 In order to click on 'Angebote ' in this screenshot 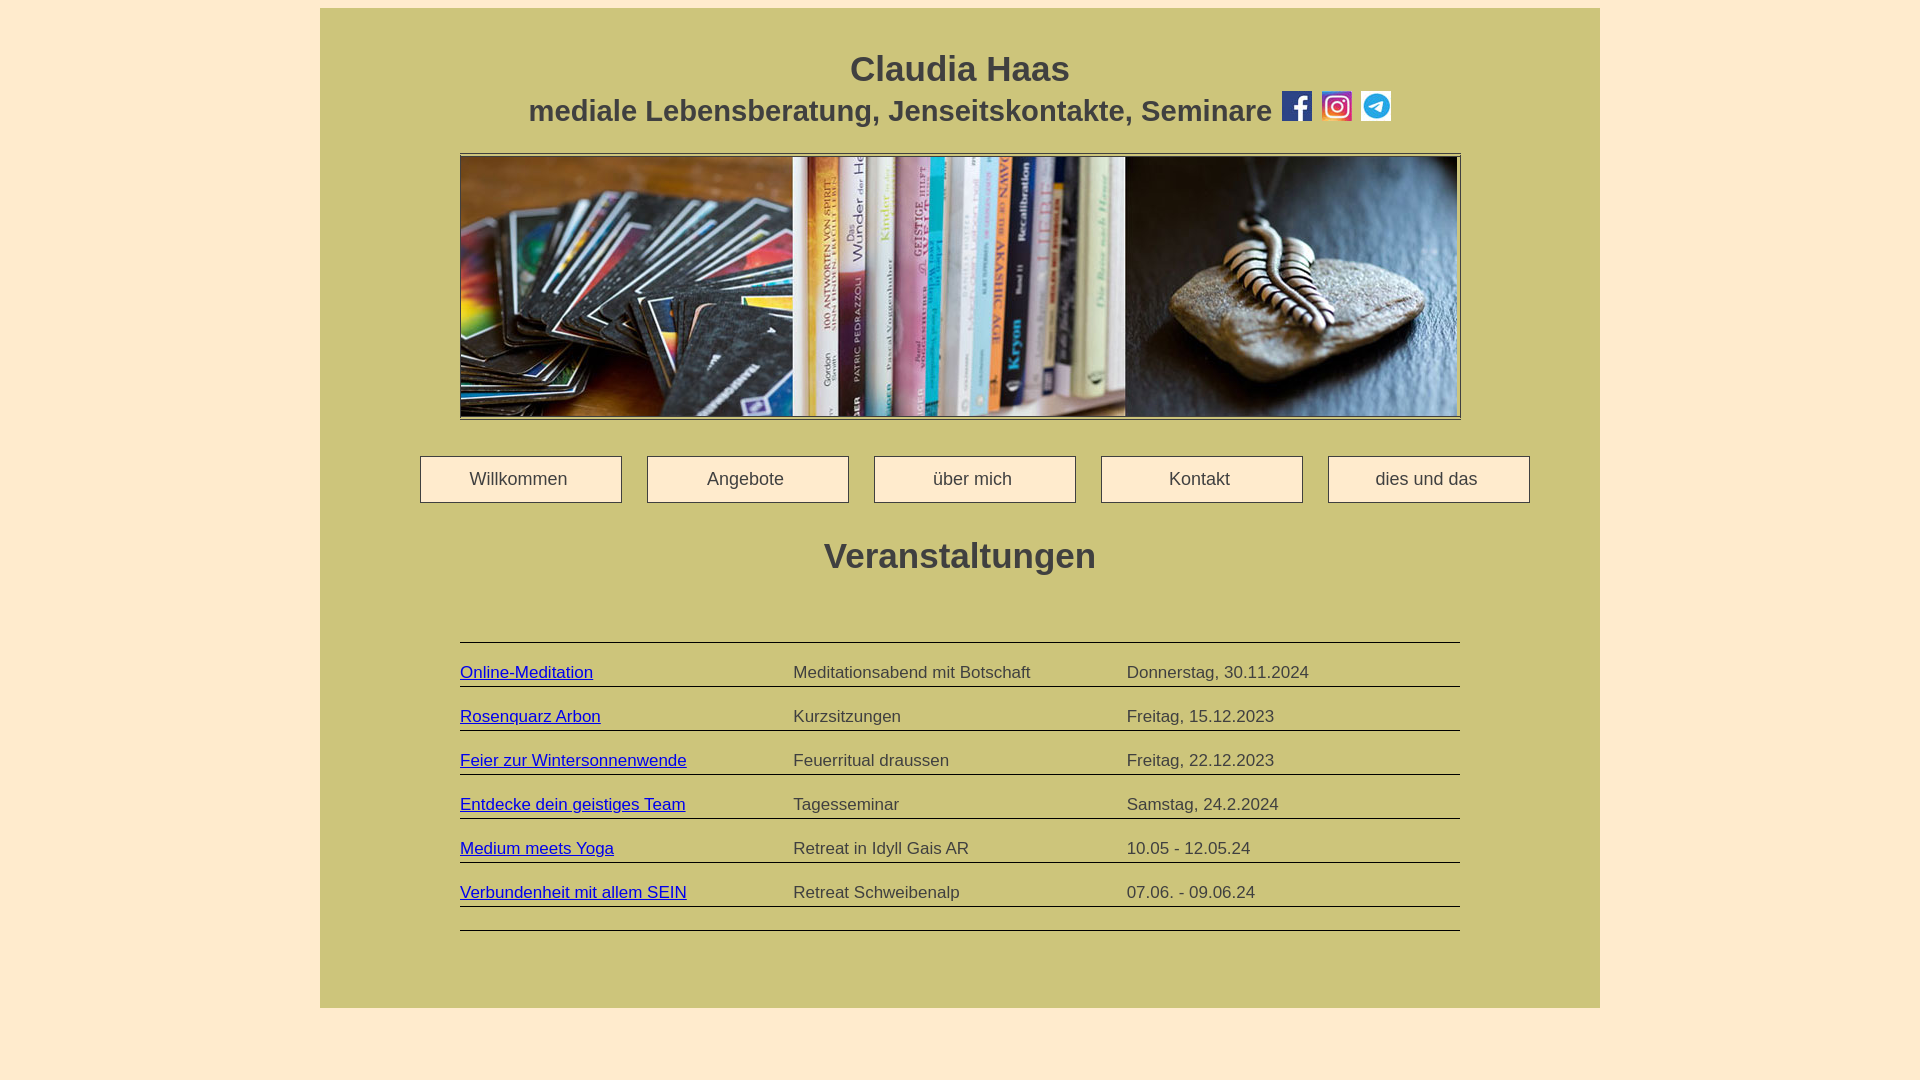, I will do `click(747, 479)`.